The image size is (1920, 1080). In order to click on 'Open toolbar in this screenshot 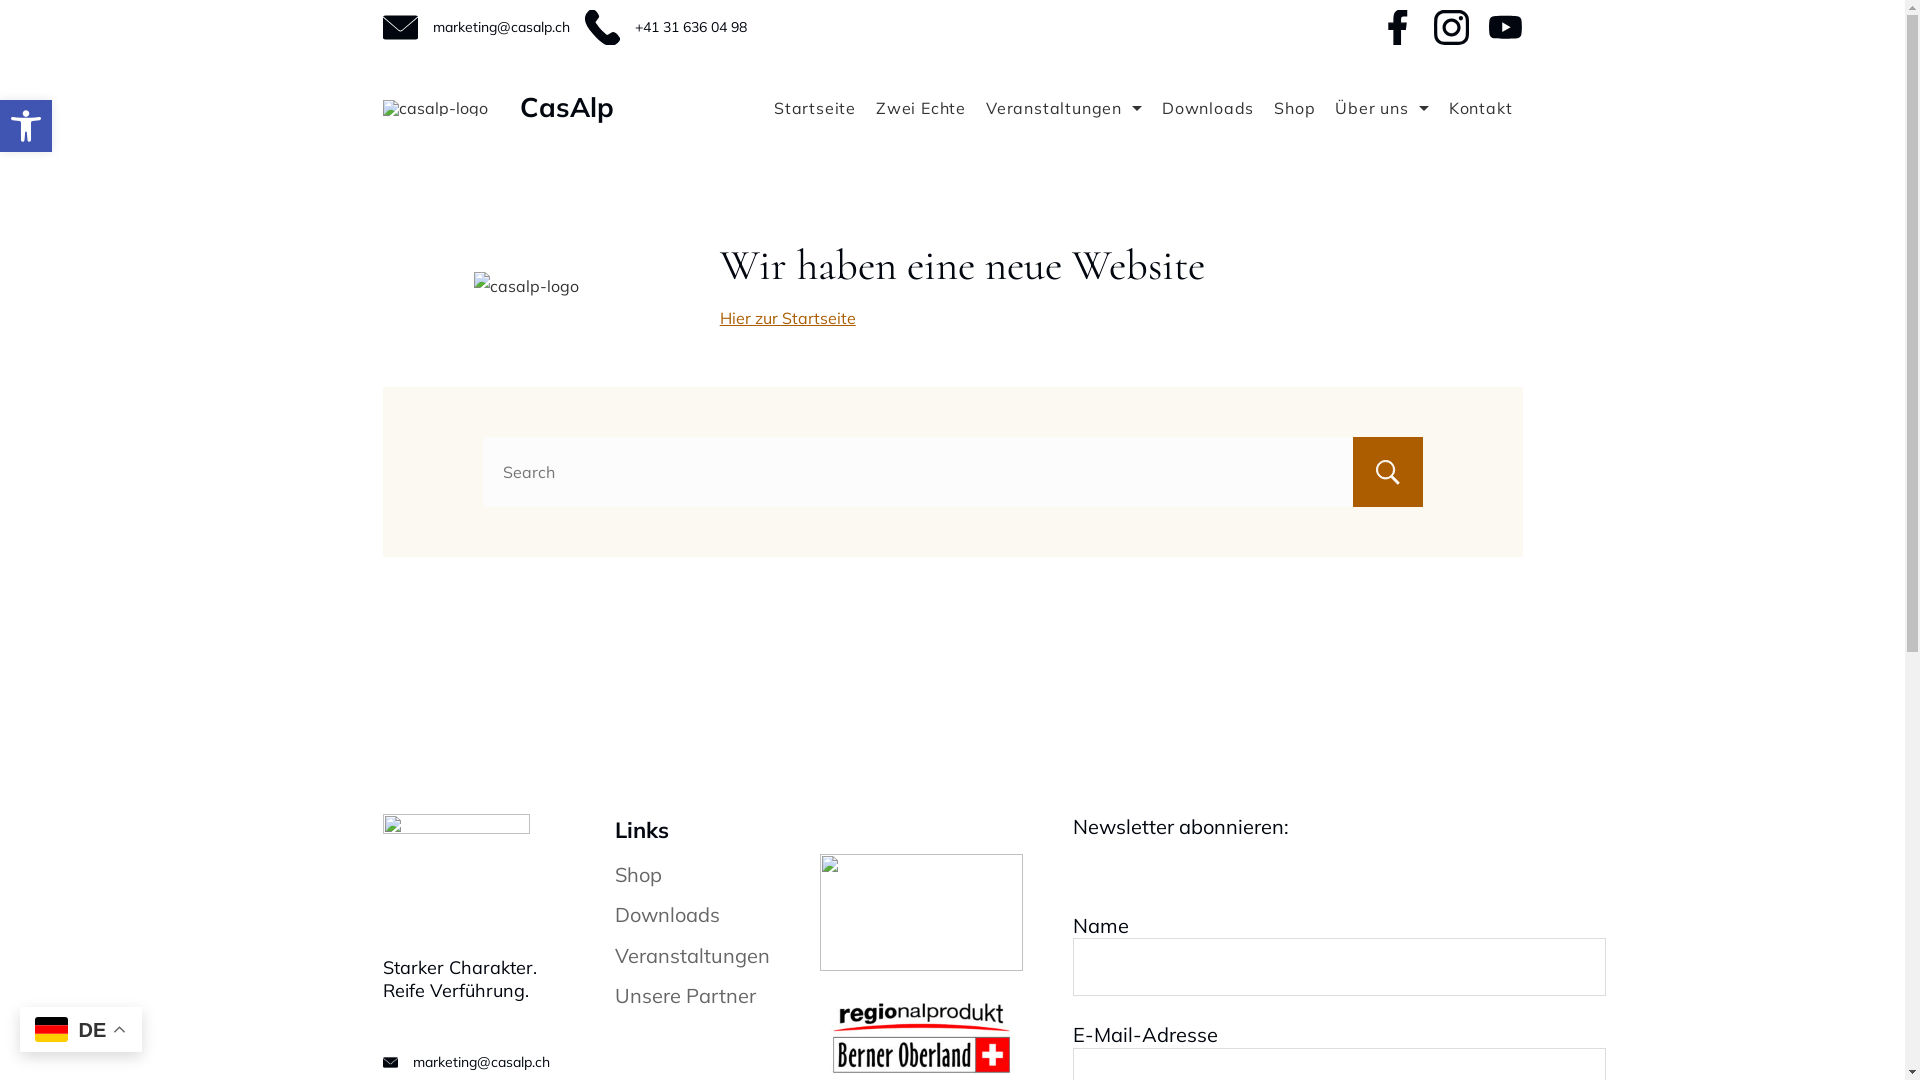, I will do `click(0, 126)`.